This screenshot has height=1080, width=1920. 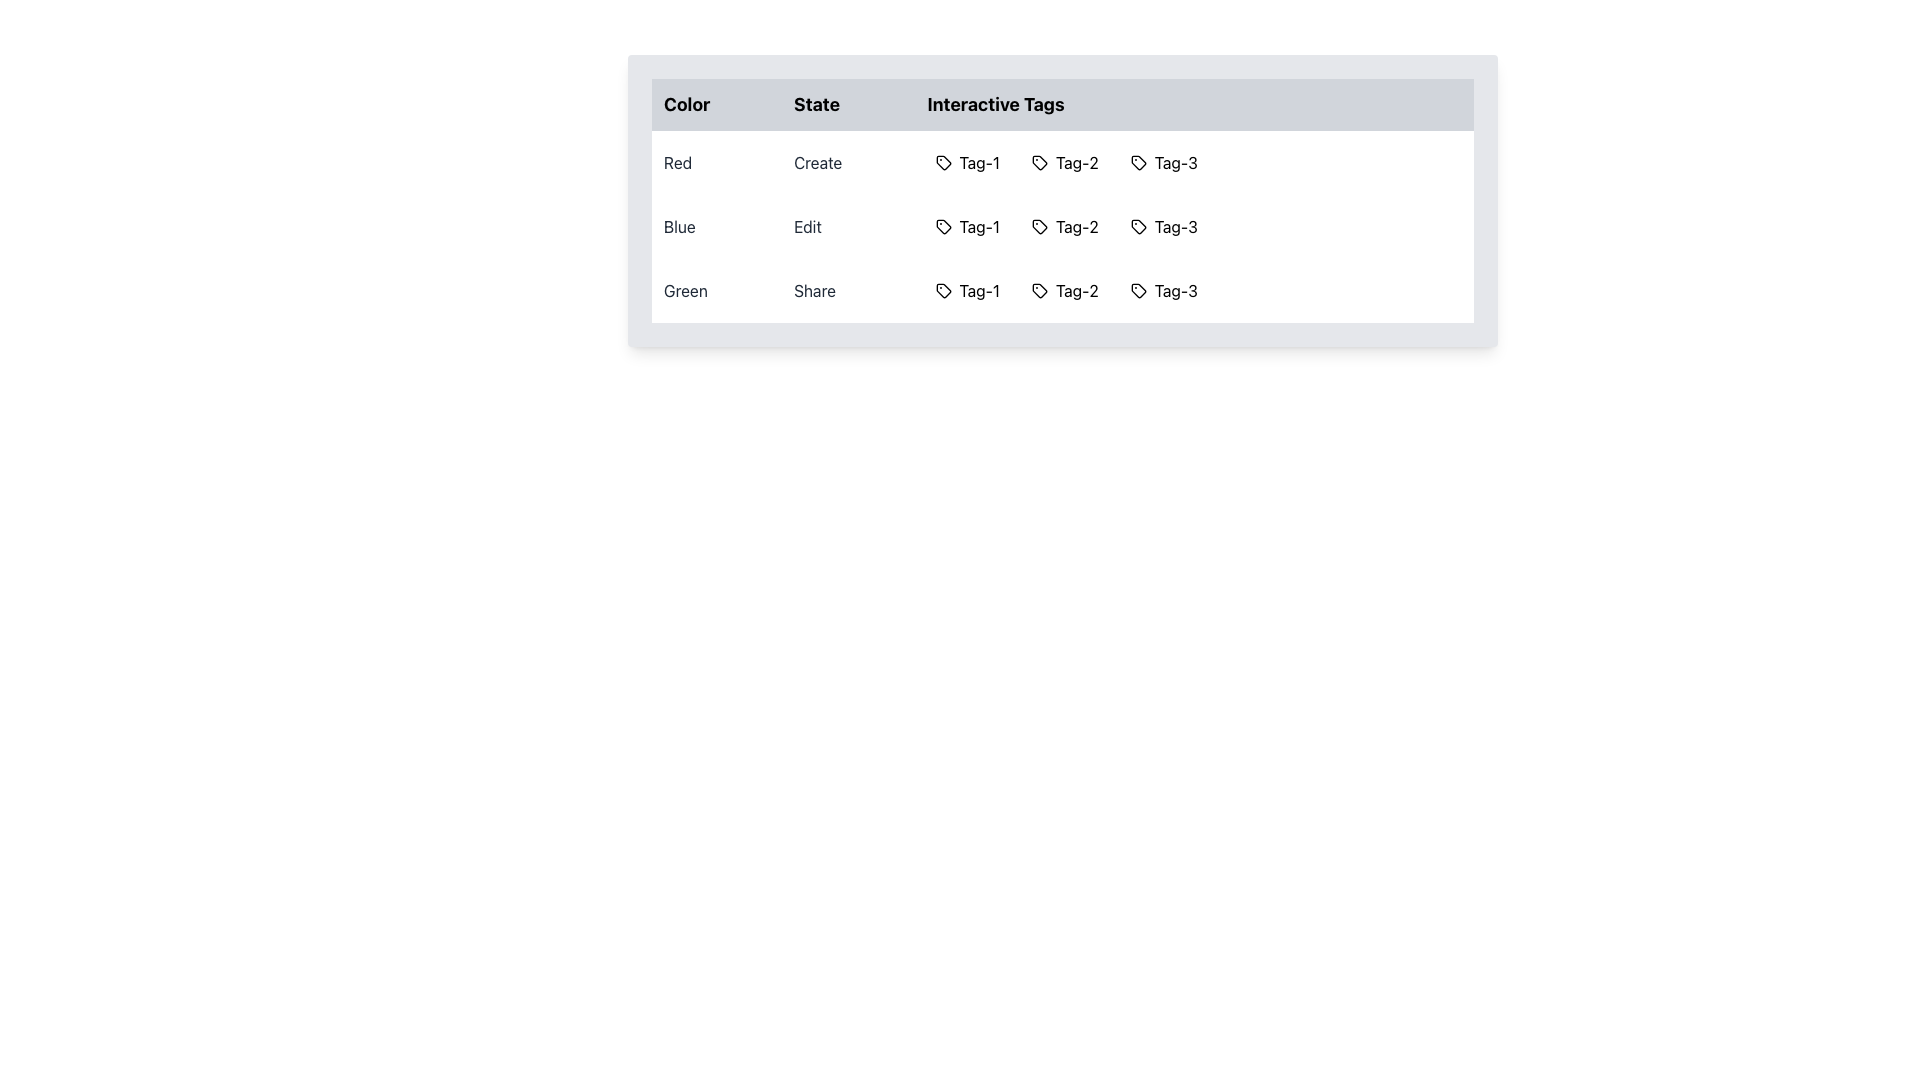 What do you see at coordinates (1064, 290) in the screenshot?
I see `the non-interactive label 'Tag-2' located in the third row of the table under the 'Interactive Tags' column, positioned between 'Tag-1' and 'Tag-3'` at bounding box center [1064, 290].